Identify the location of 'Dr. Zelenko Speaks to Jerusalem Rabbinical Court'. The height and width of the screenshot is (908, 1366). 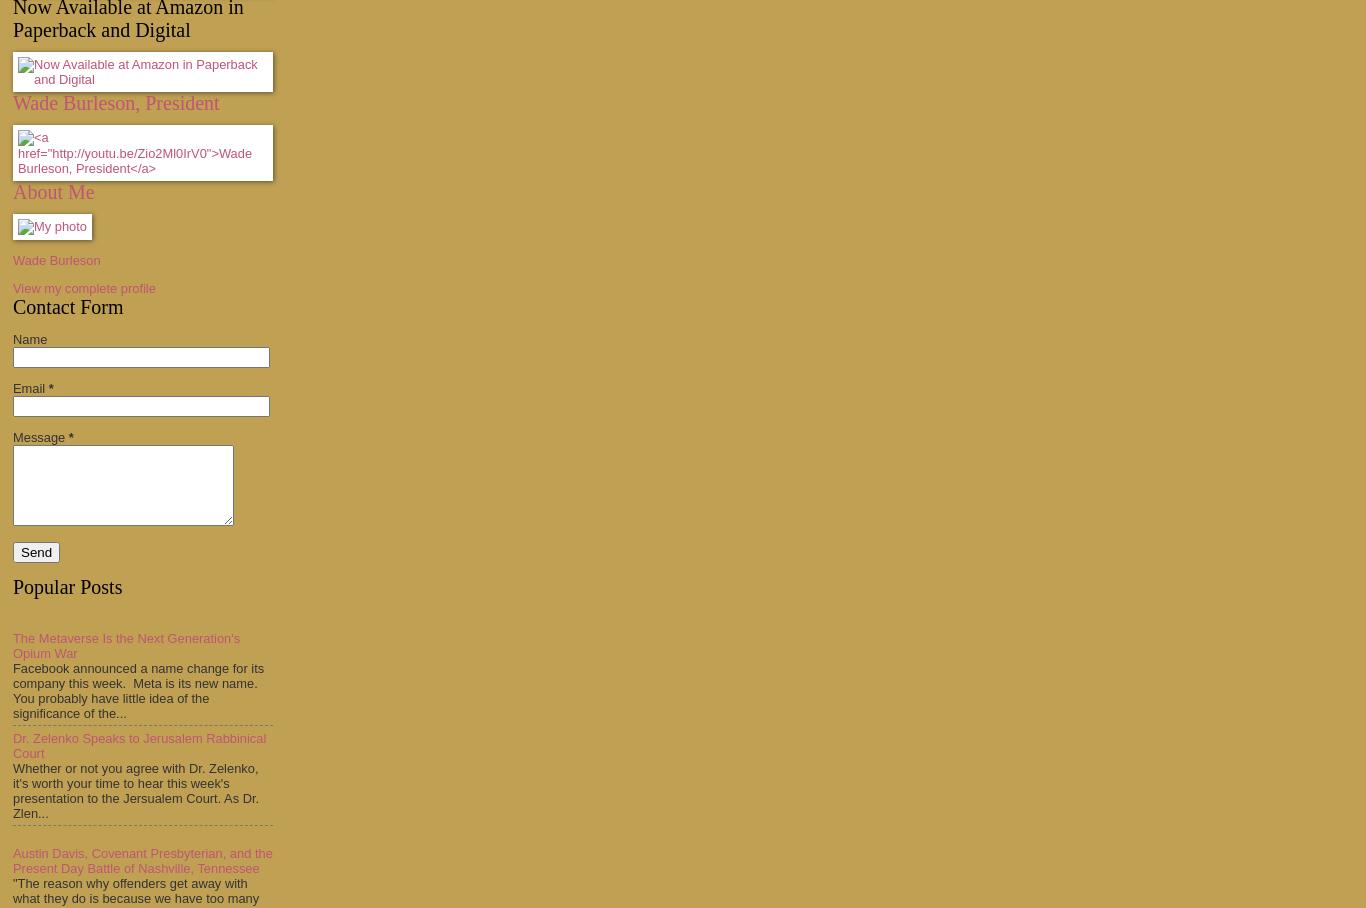
(138, 745).